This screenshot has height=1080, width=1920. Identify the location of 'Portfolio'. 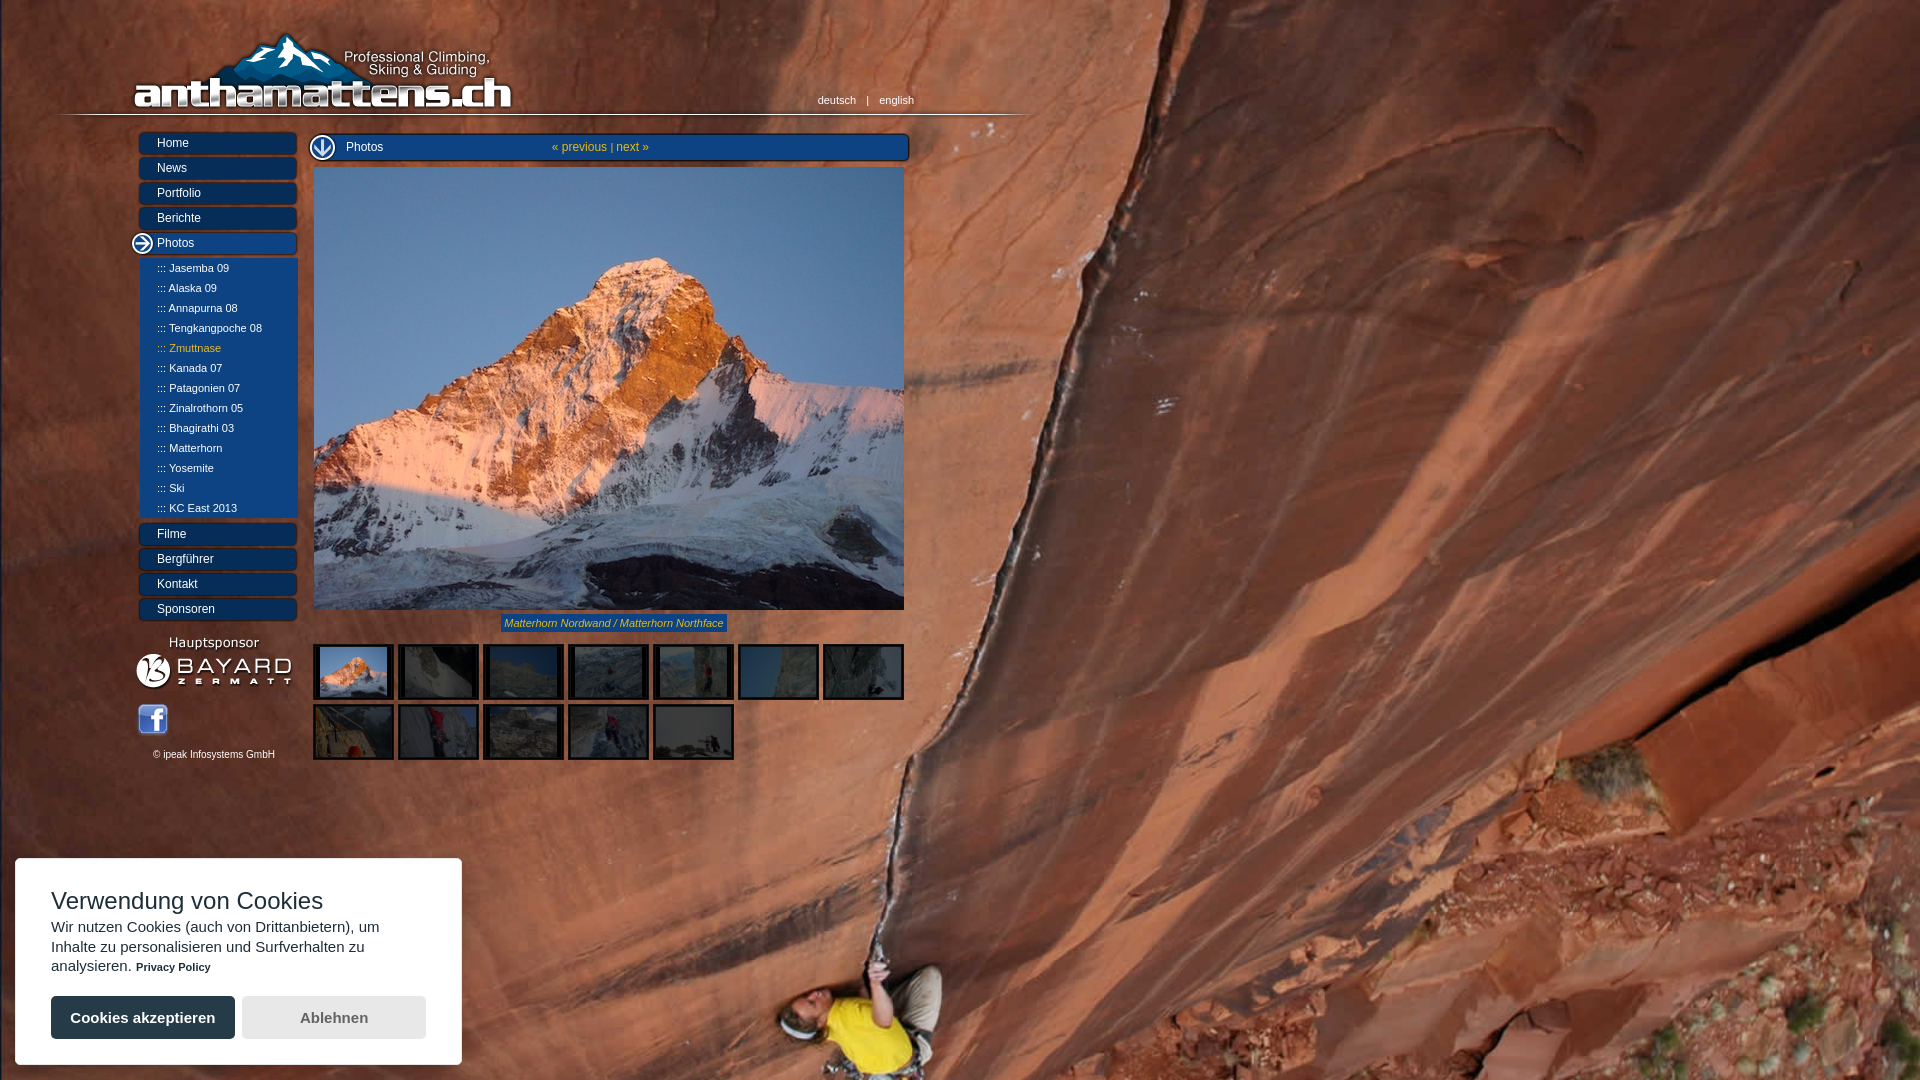
(165, 192).